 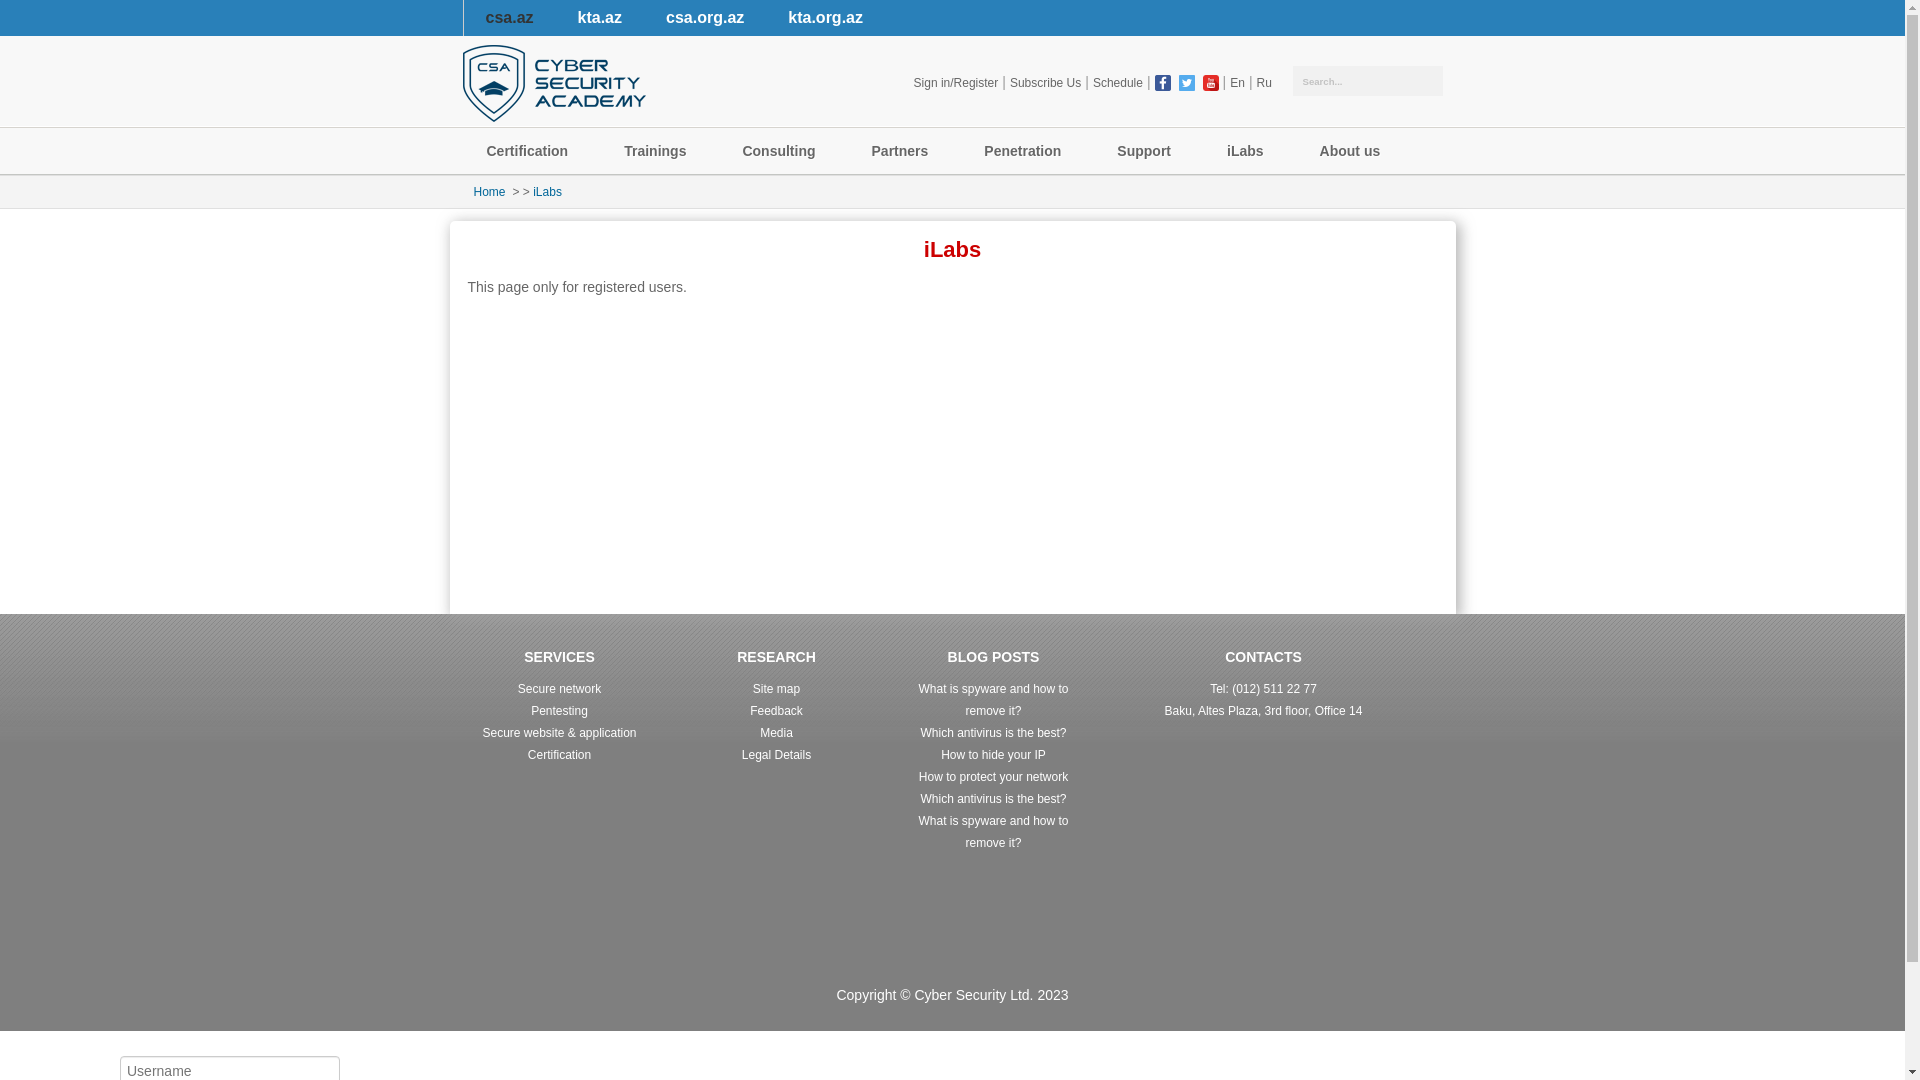 I want to click on 'Feedback', so click(x=748, y=709).